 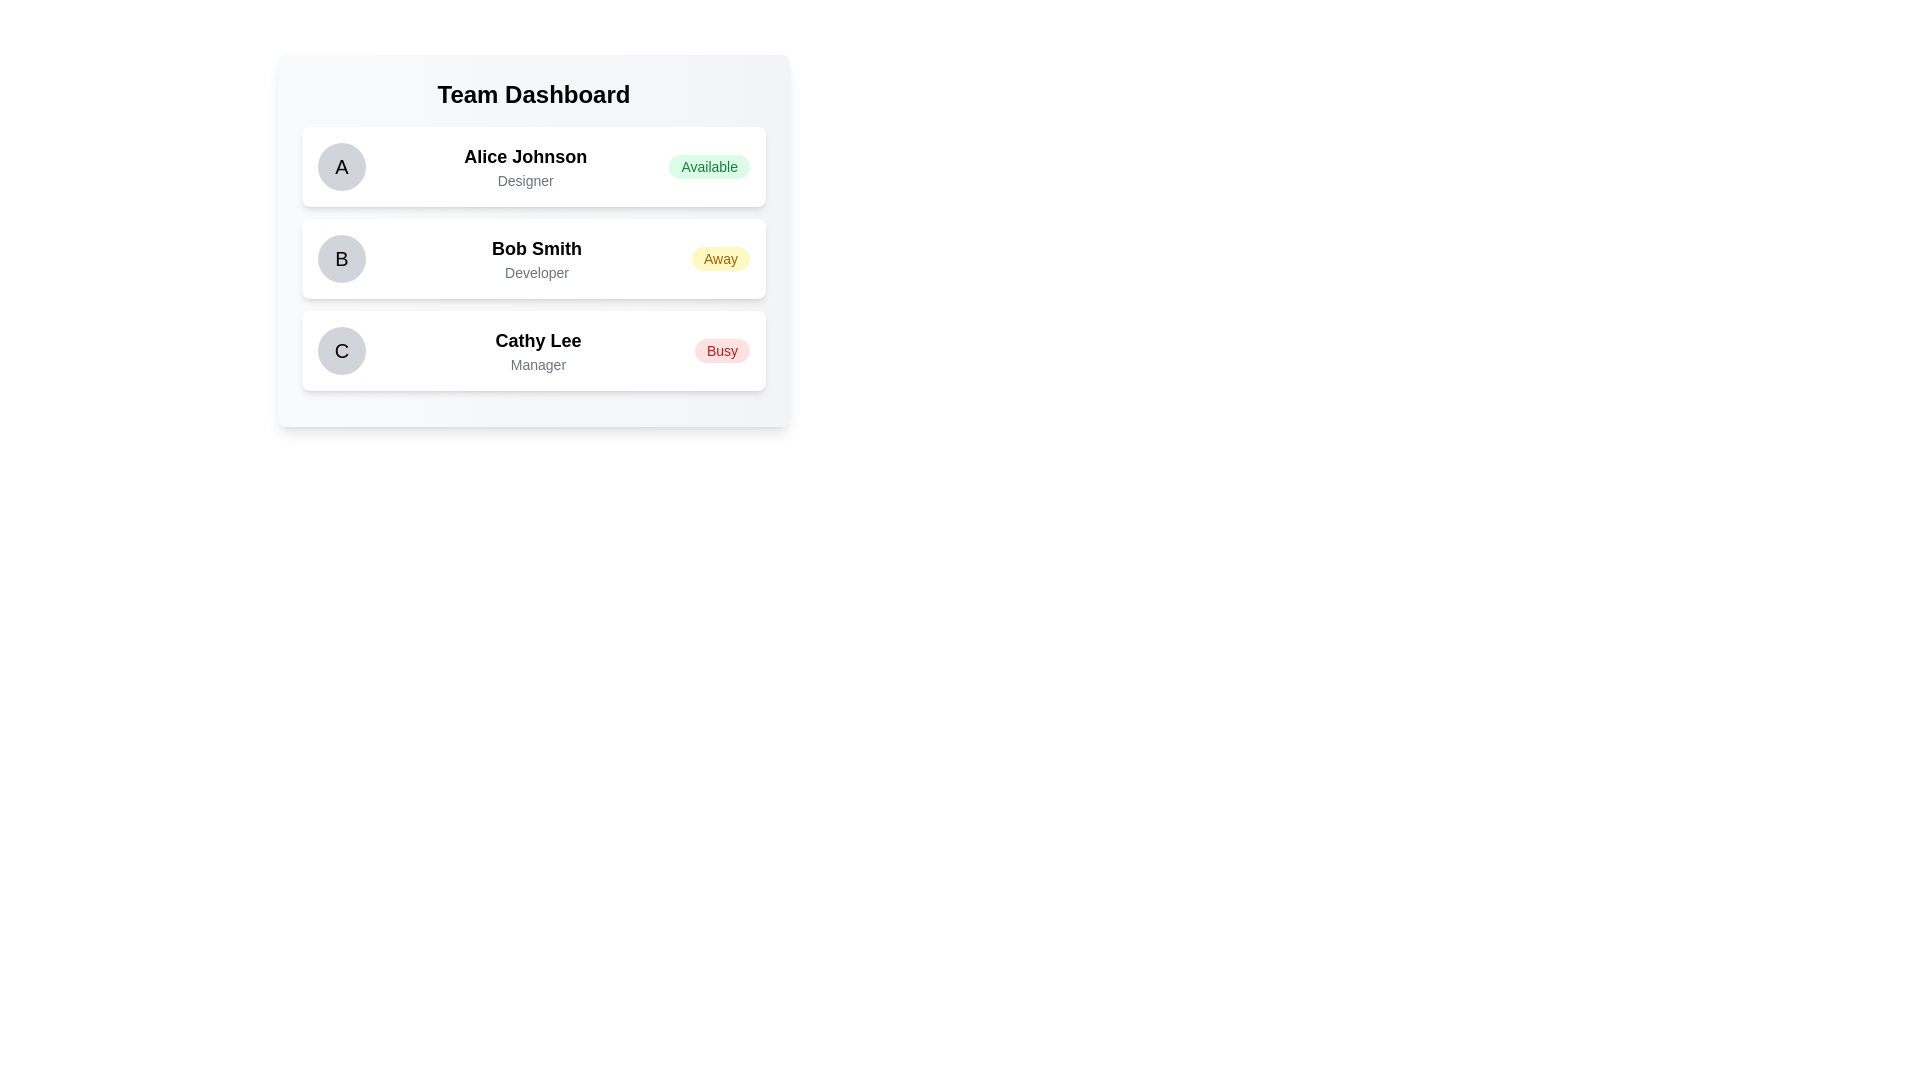 I want to click on the static text label that displays 'Developer', located beneath 'Bob Smith' in the second card of a vertical list within section 'B', so click(x=537, y=273).